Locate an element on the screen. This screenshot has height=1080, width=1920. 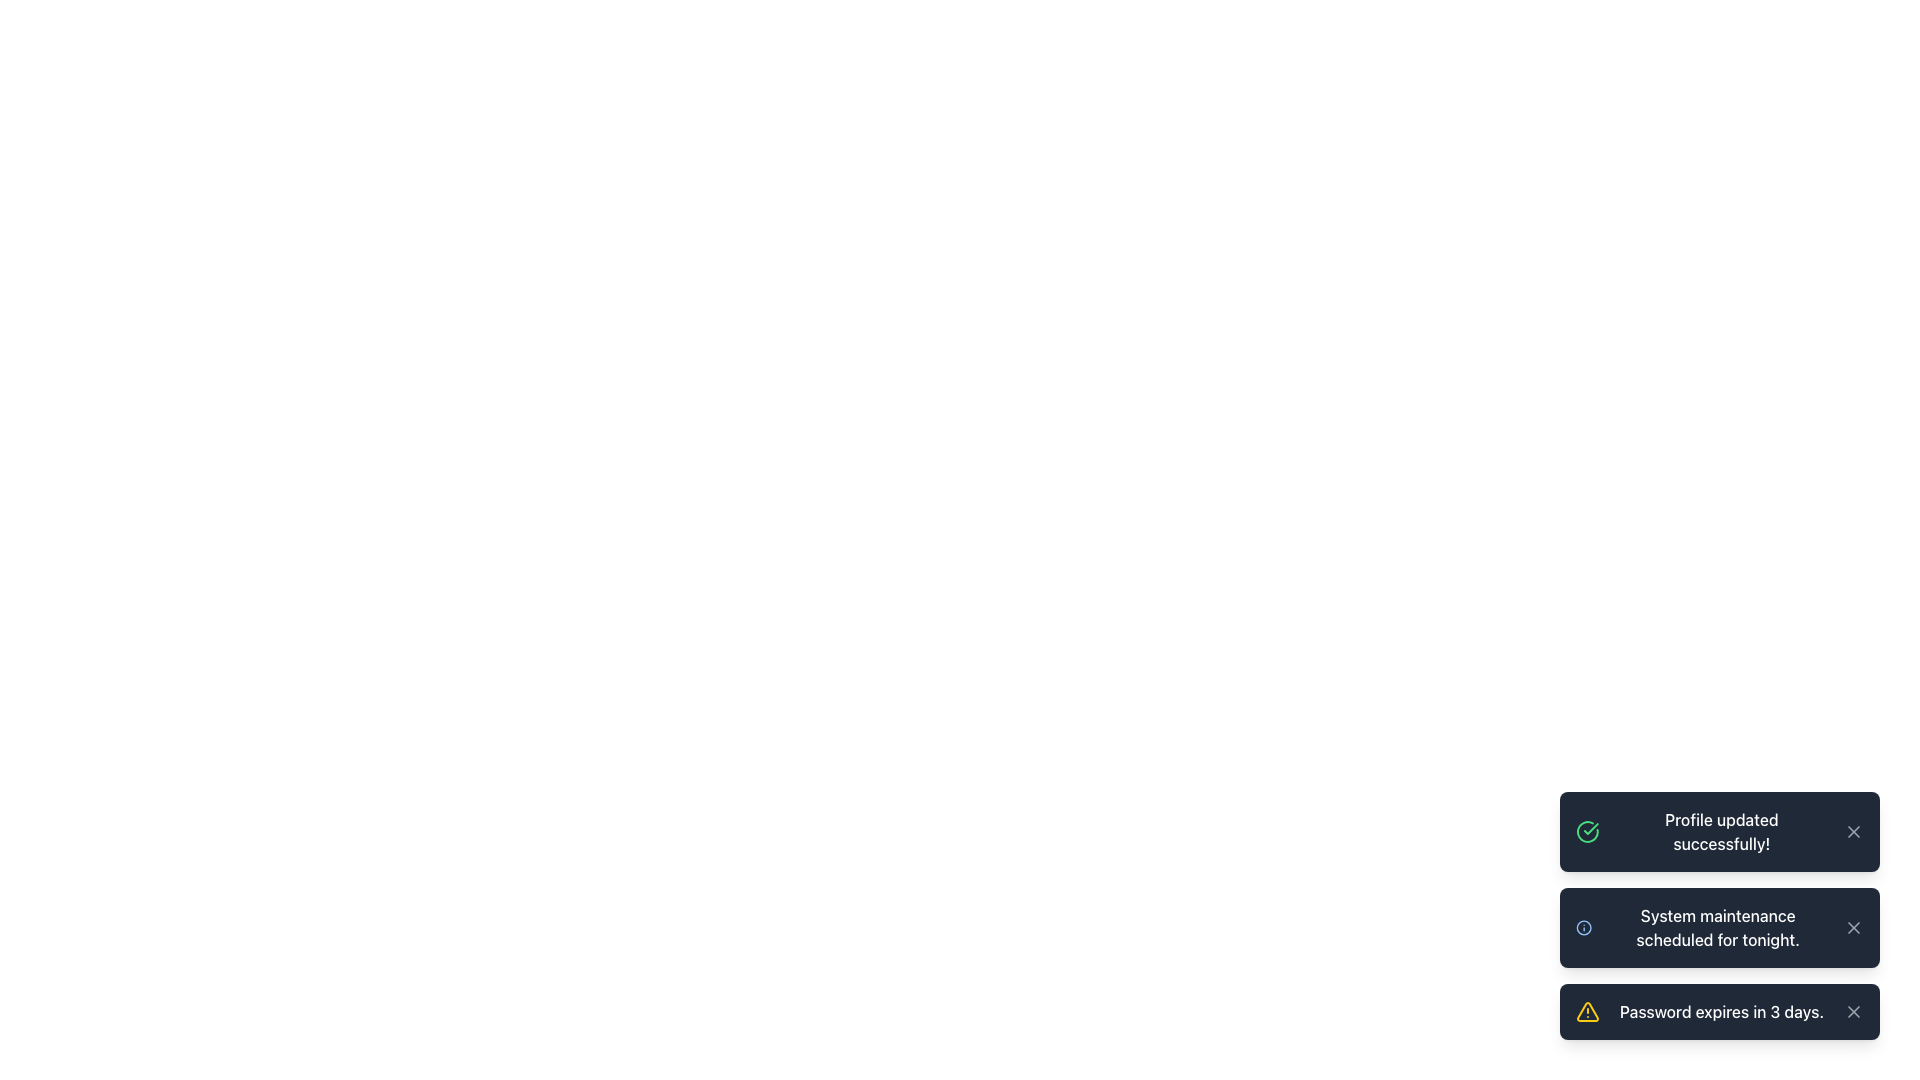
the close button located in the top-right corner of the notification card that dismisses the message 'System maintenance scheduled for tonight.' is located at coordinates (1852, 928).